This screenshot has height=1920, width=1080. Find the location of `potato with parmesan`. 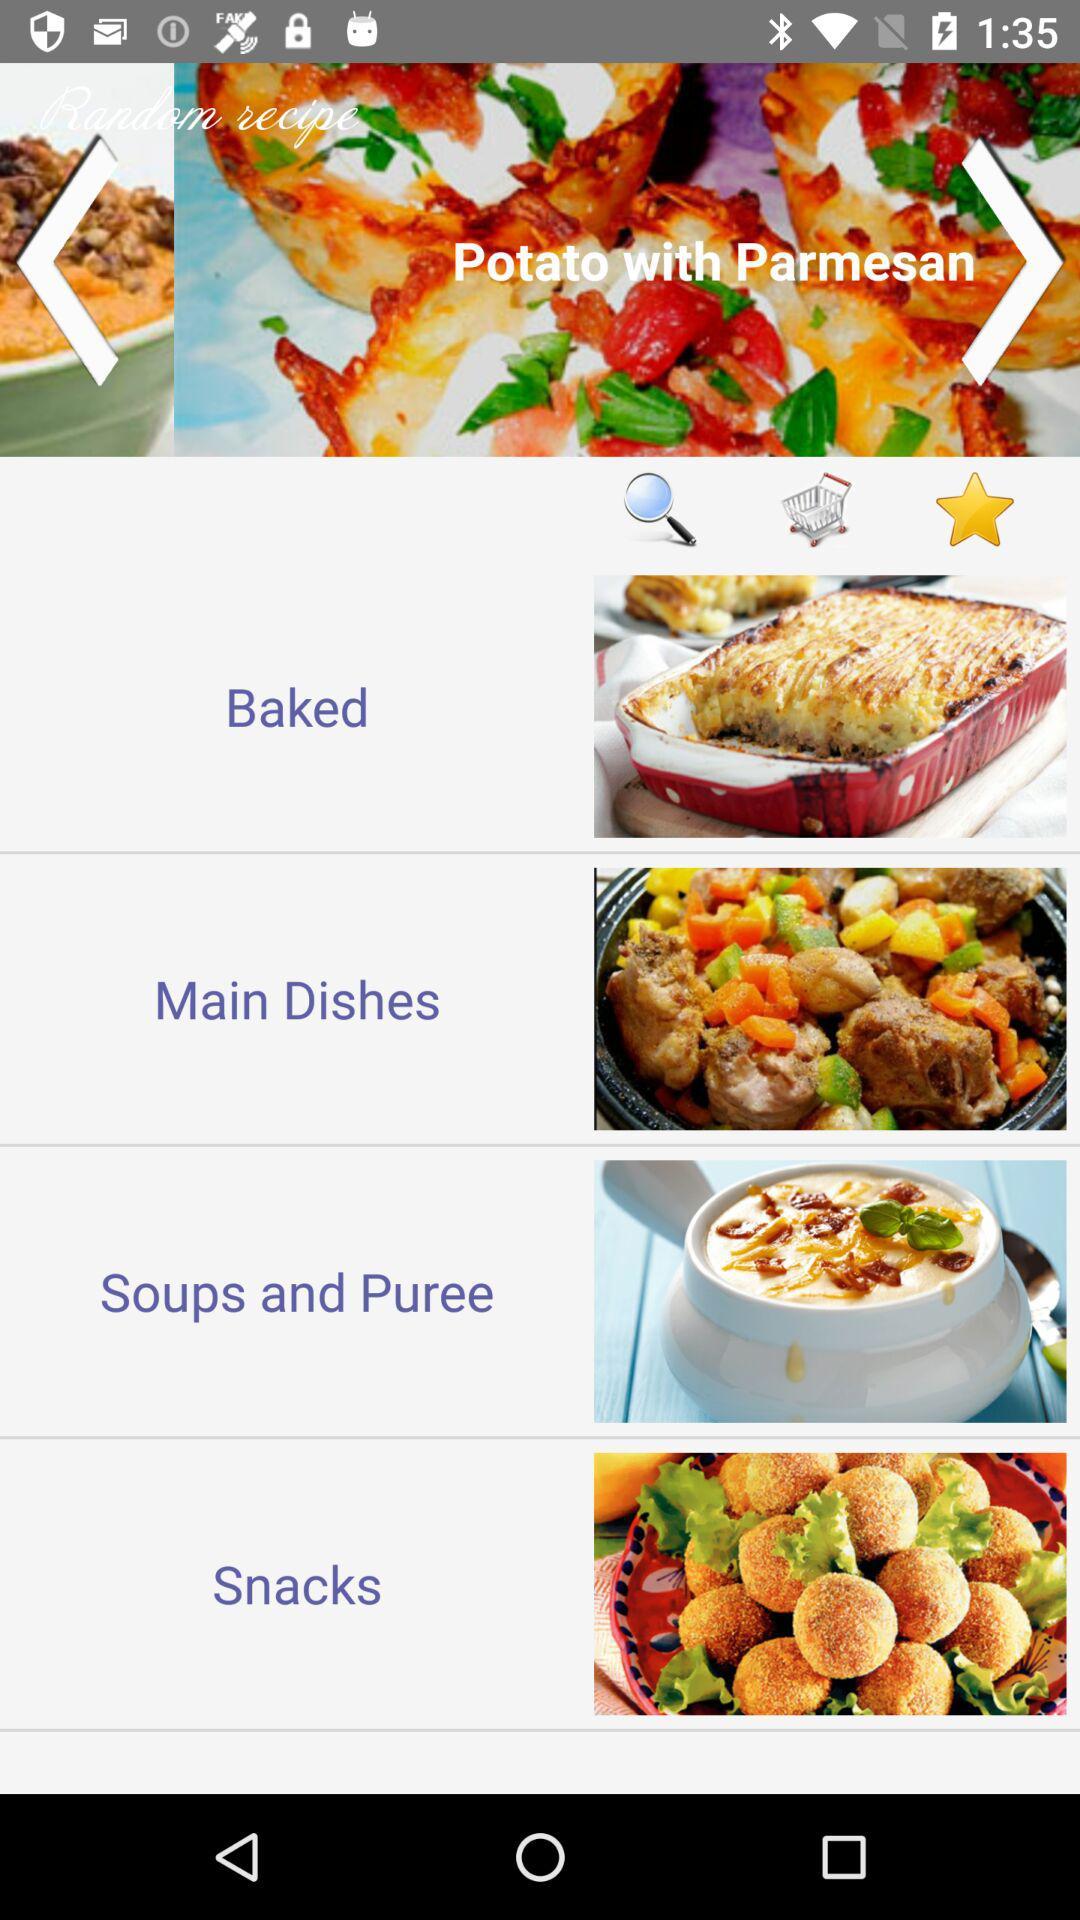

potato with parmesan is located at coordinates (540, 258).